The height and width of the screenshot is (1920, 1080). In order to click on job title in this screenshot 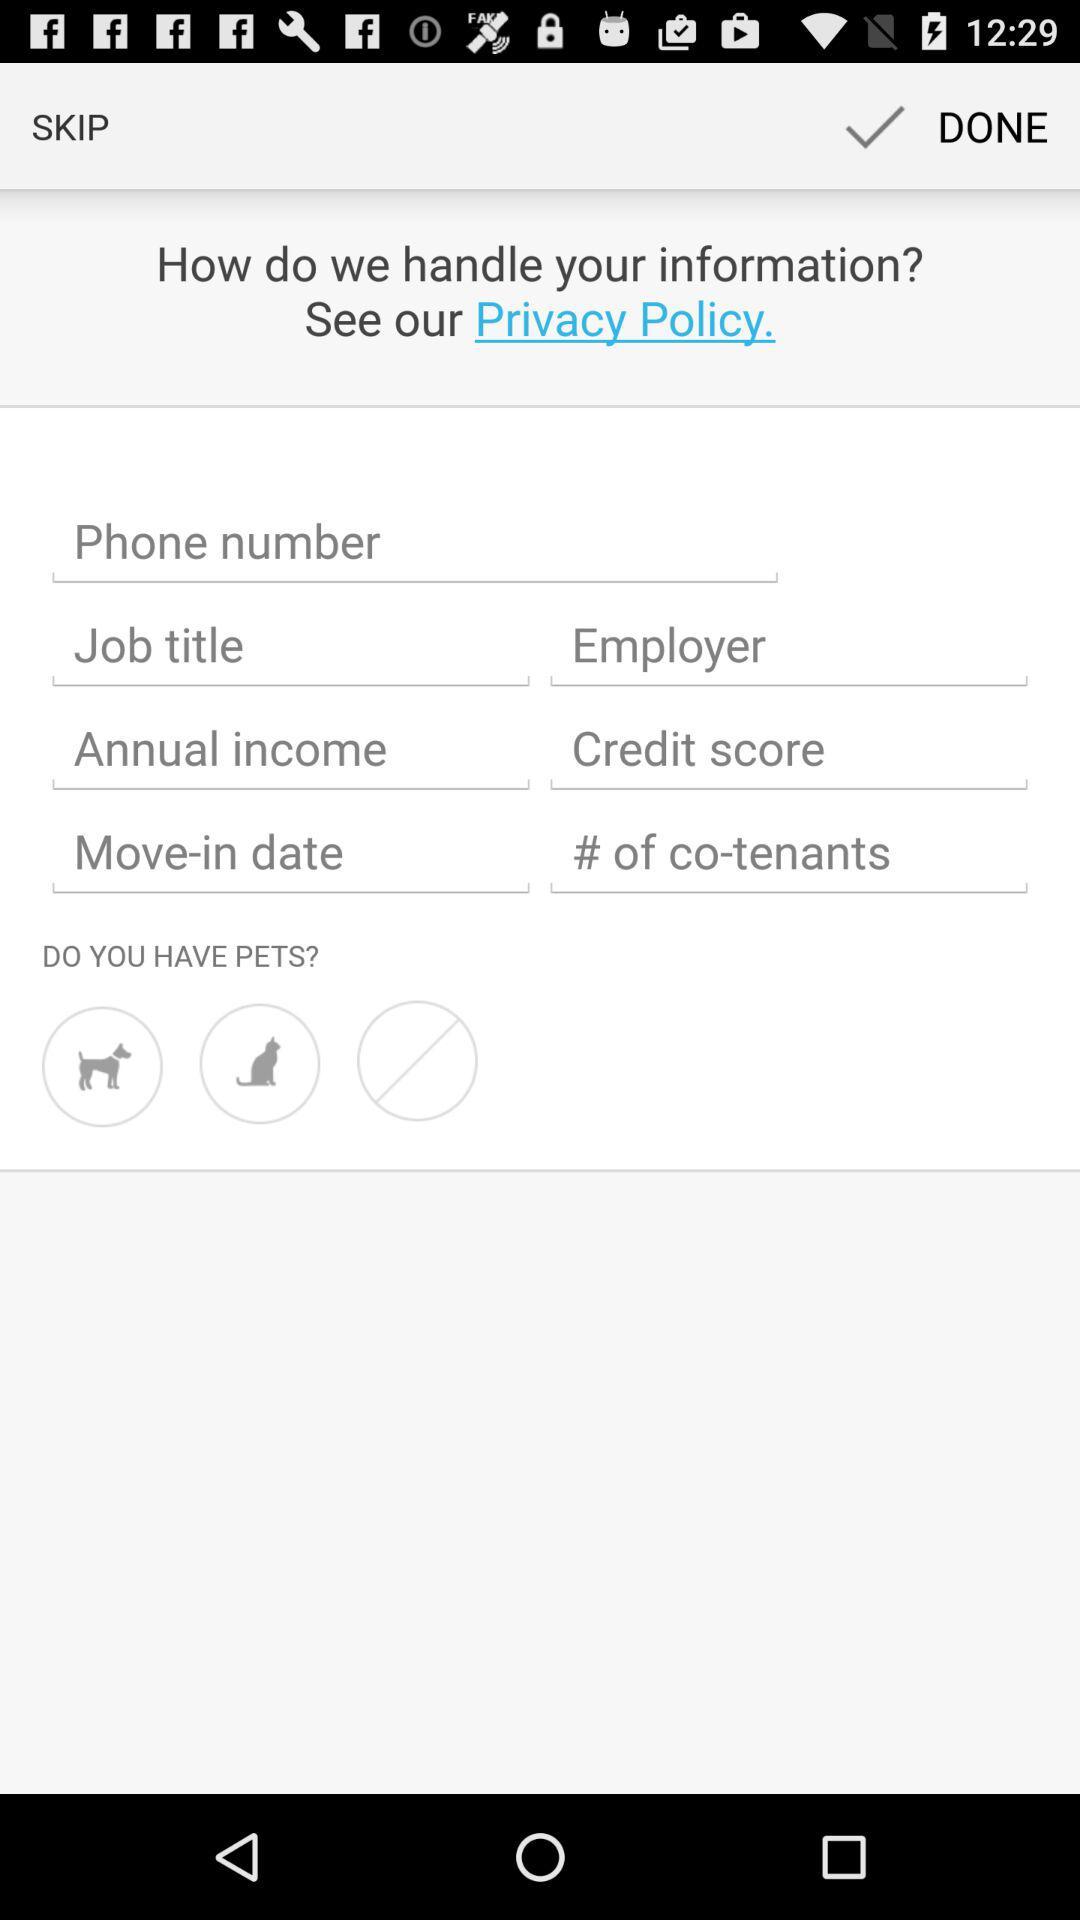, I will do `click(290, 644)`.